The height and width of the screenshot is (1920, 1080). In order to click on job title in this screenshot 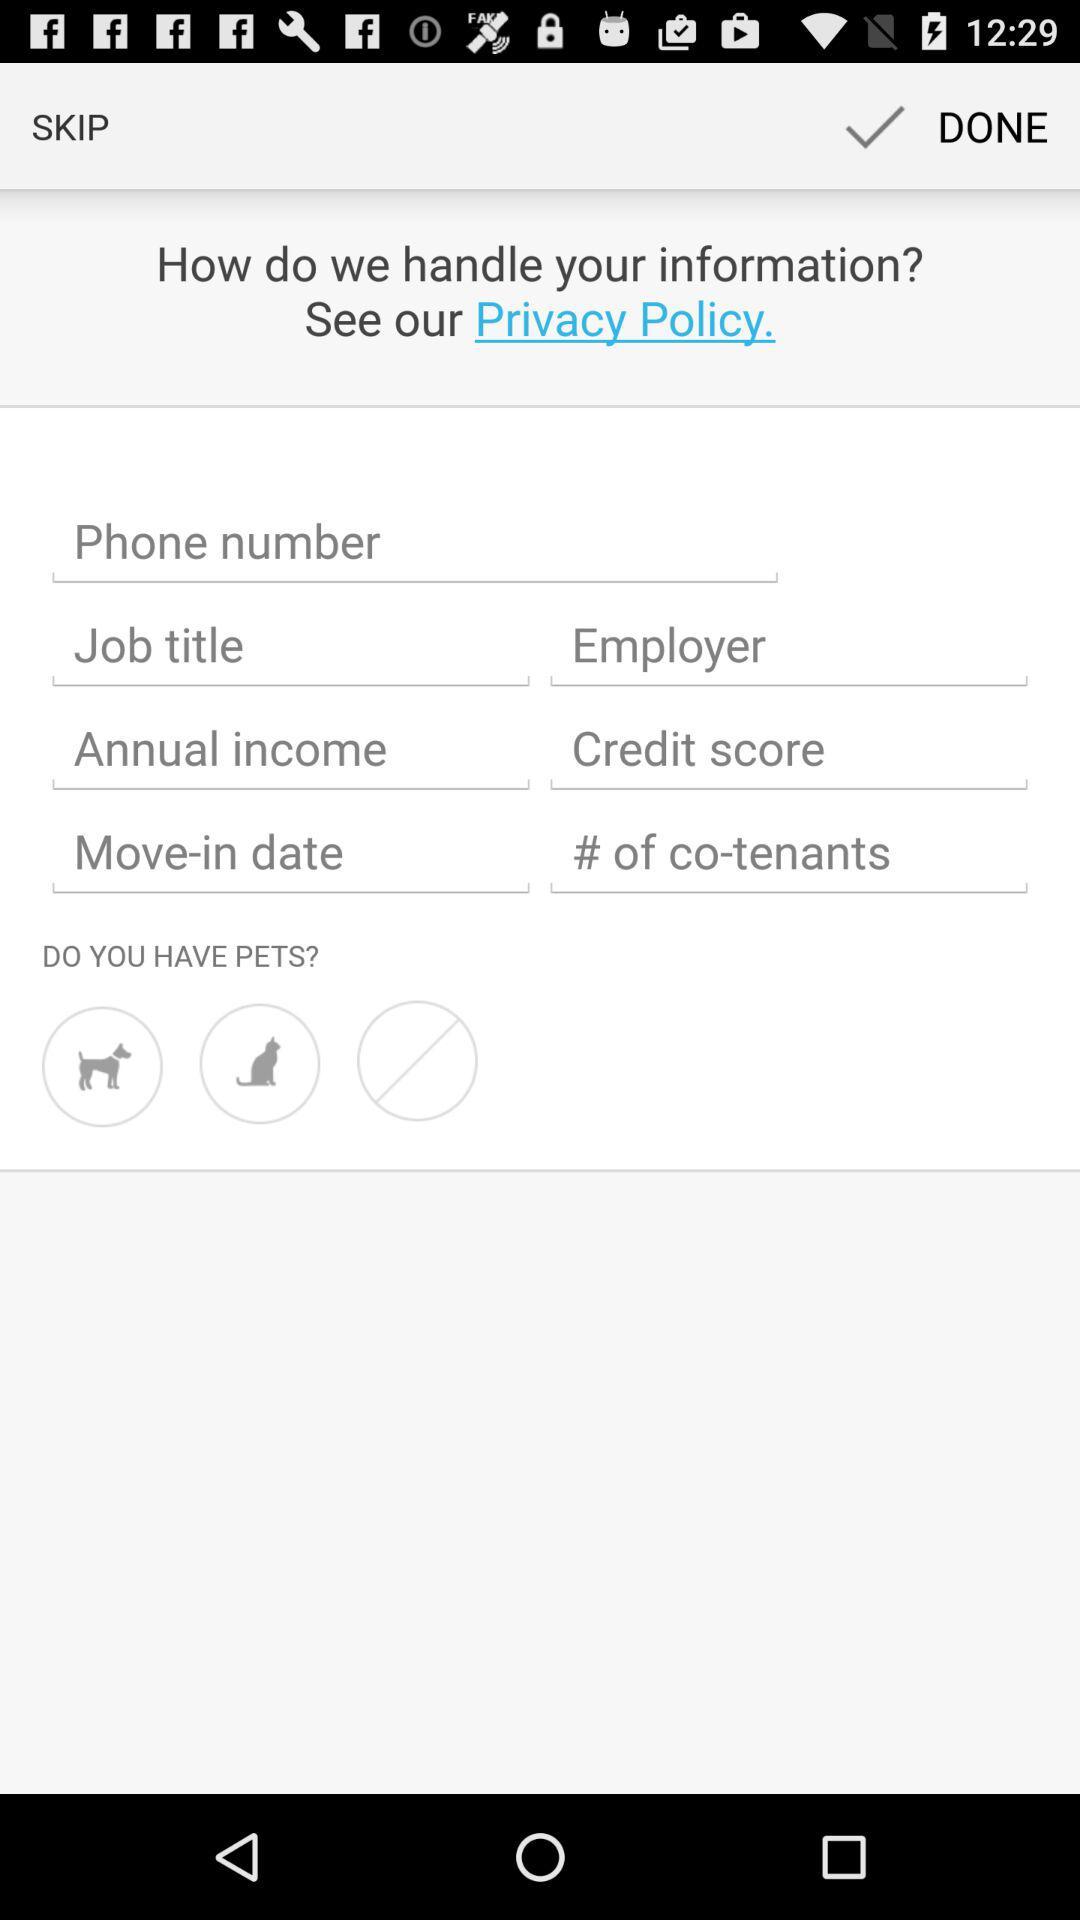, I will do `click(290, 644)`.